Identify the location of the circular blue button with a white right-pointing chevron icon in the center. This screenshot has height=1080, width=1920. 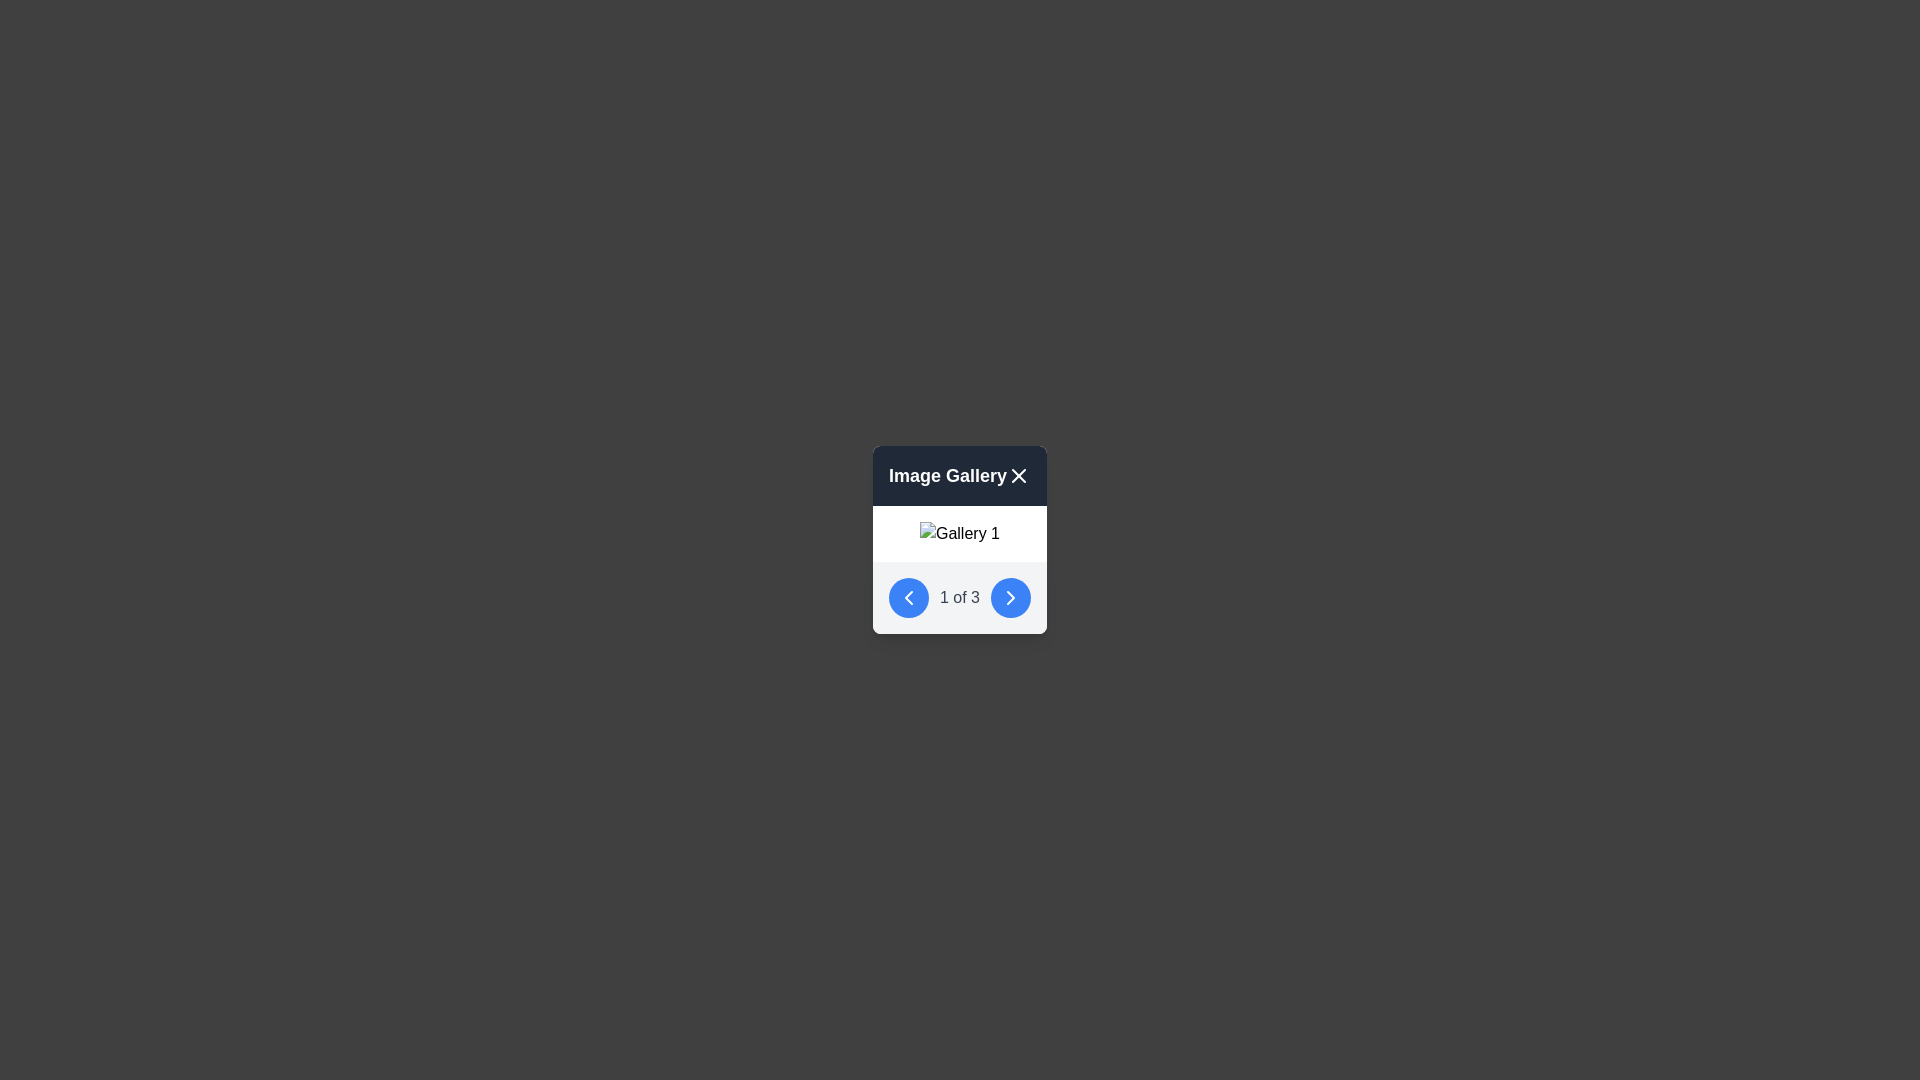
(1011, 596).